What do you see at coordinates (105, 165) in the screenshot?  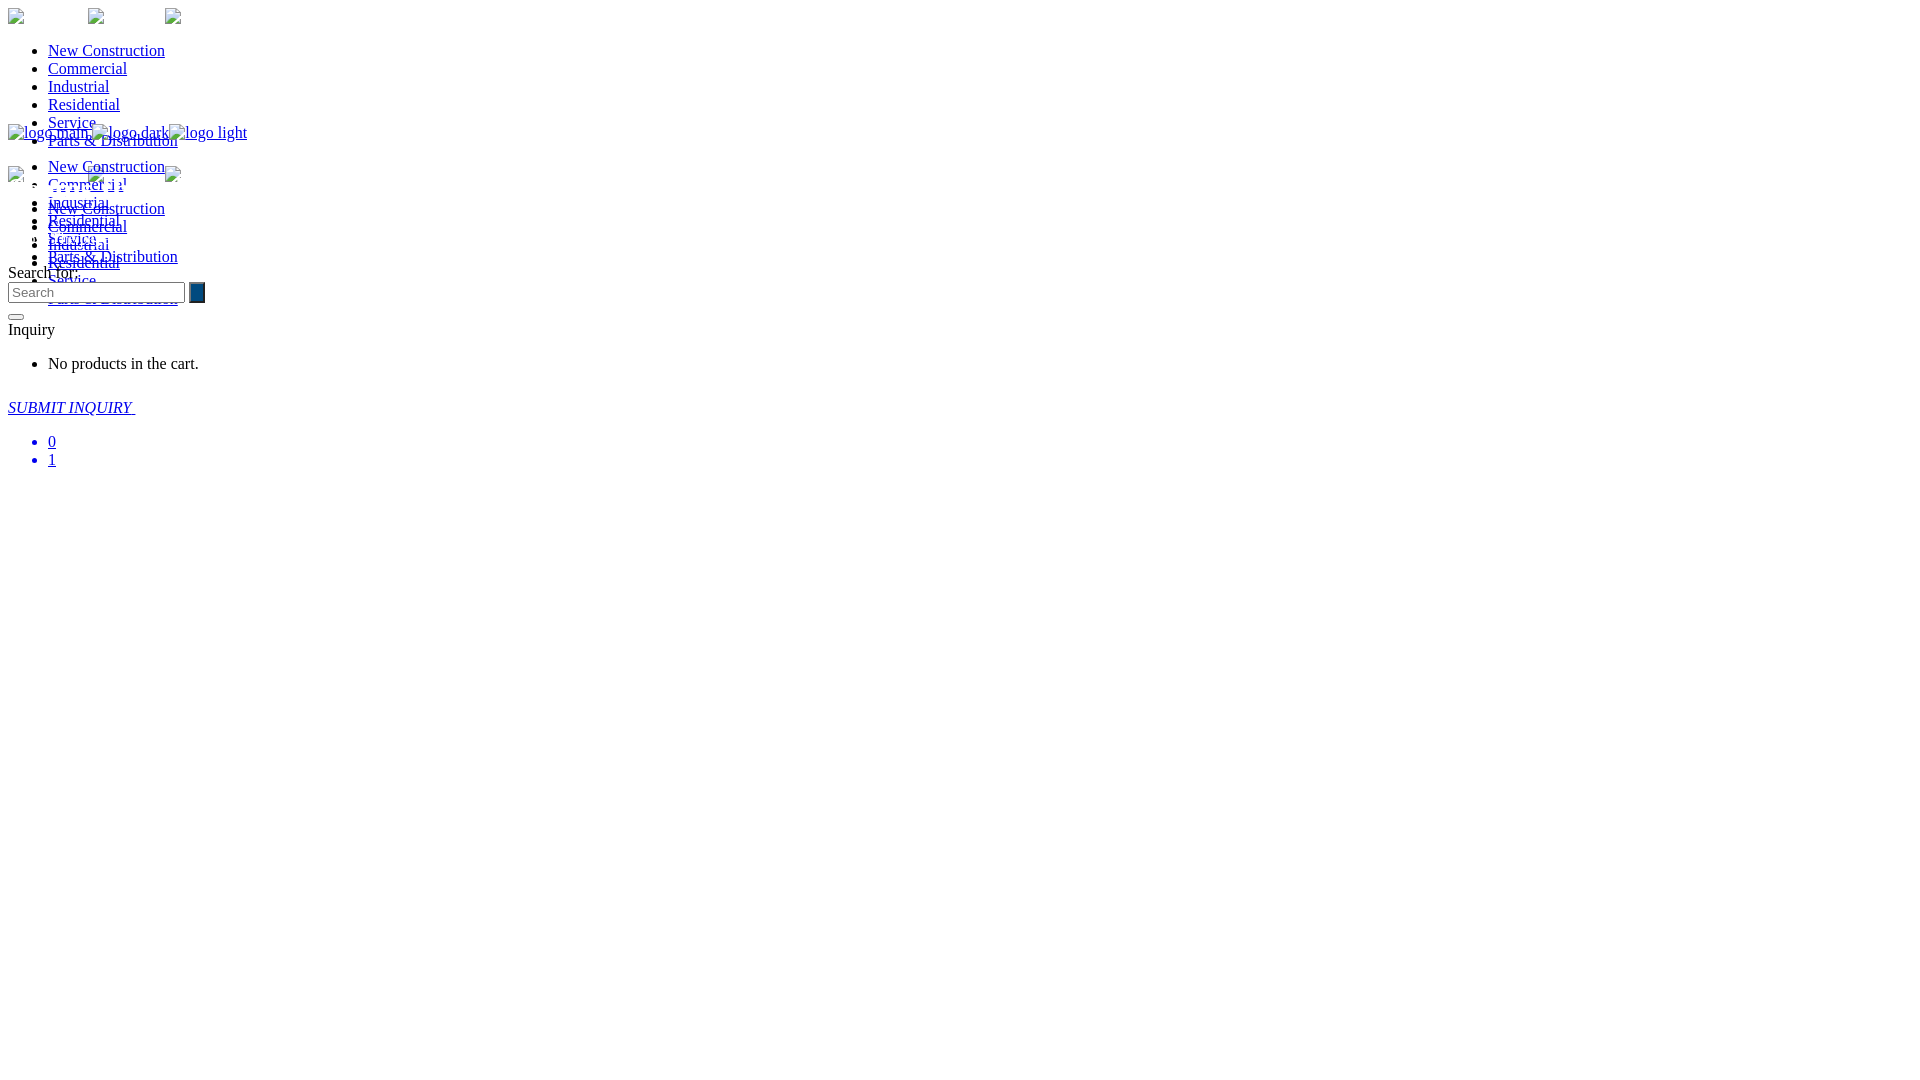 I see `'New Construction'` at bounding box center [105, 165].